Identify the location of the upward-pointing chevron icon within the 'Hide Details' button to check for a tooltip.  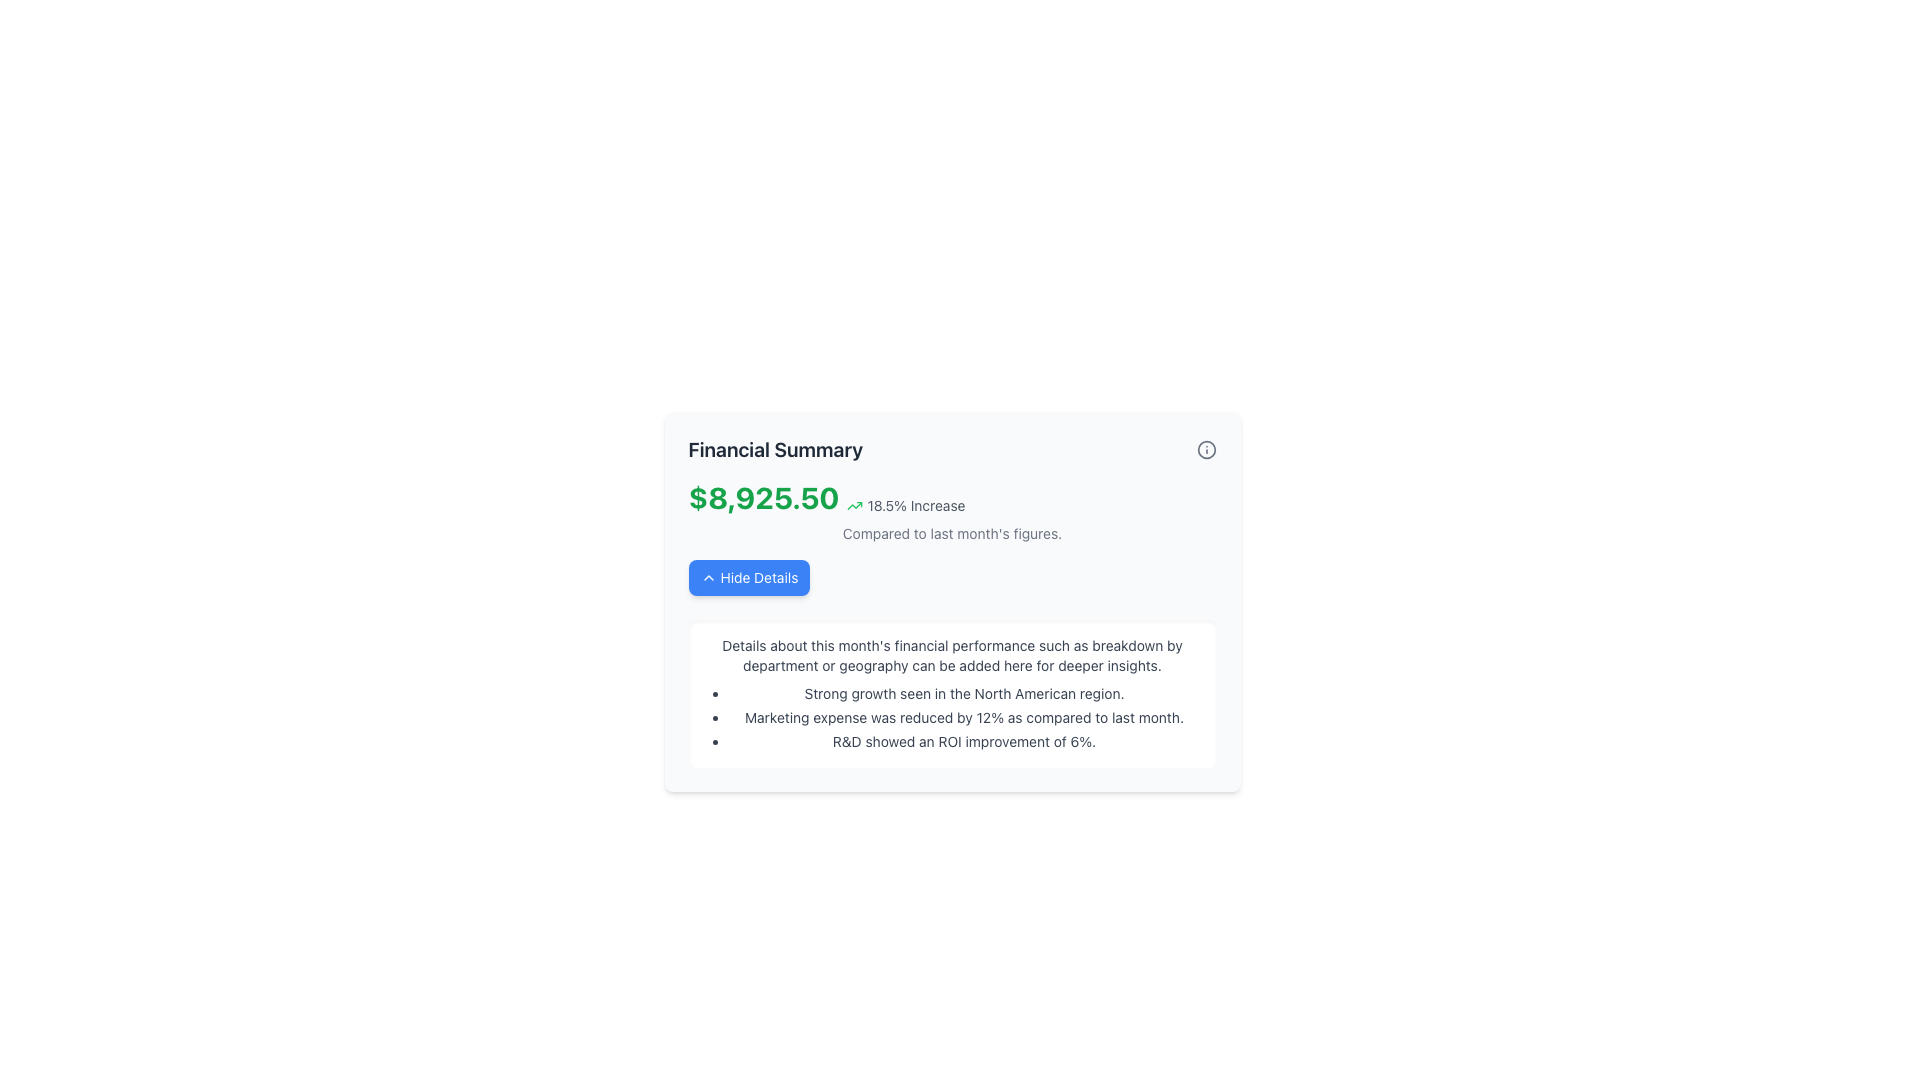
(708, 578).